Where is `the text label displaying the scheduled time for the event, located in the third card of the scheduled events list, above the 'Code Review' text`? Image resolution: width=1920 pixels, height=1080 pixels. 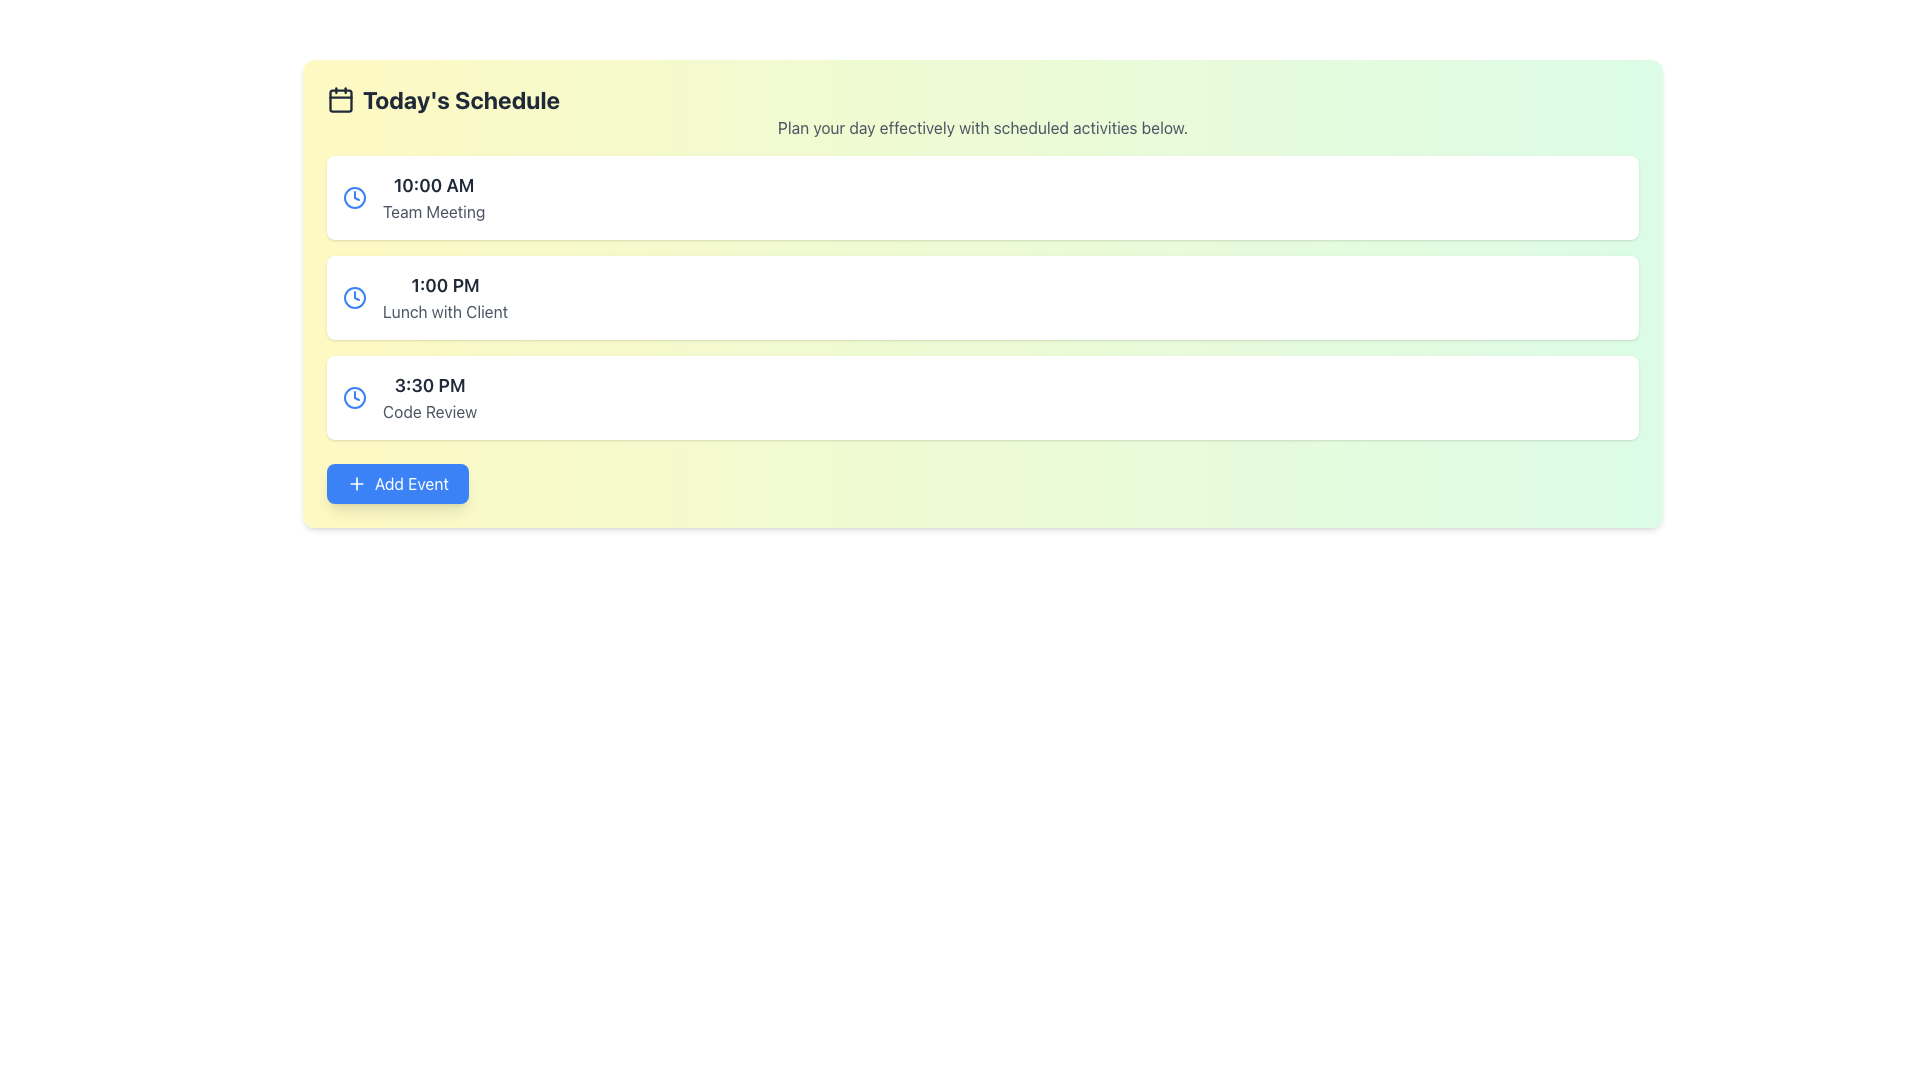 the text label displaying the scheduled time for the event, located in the third card of the scheduled events list, above the 'Code Review' text is located at coordinates (429, 385).